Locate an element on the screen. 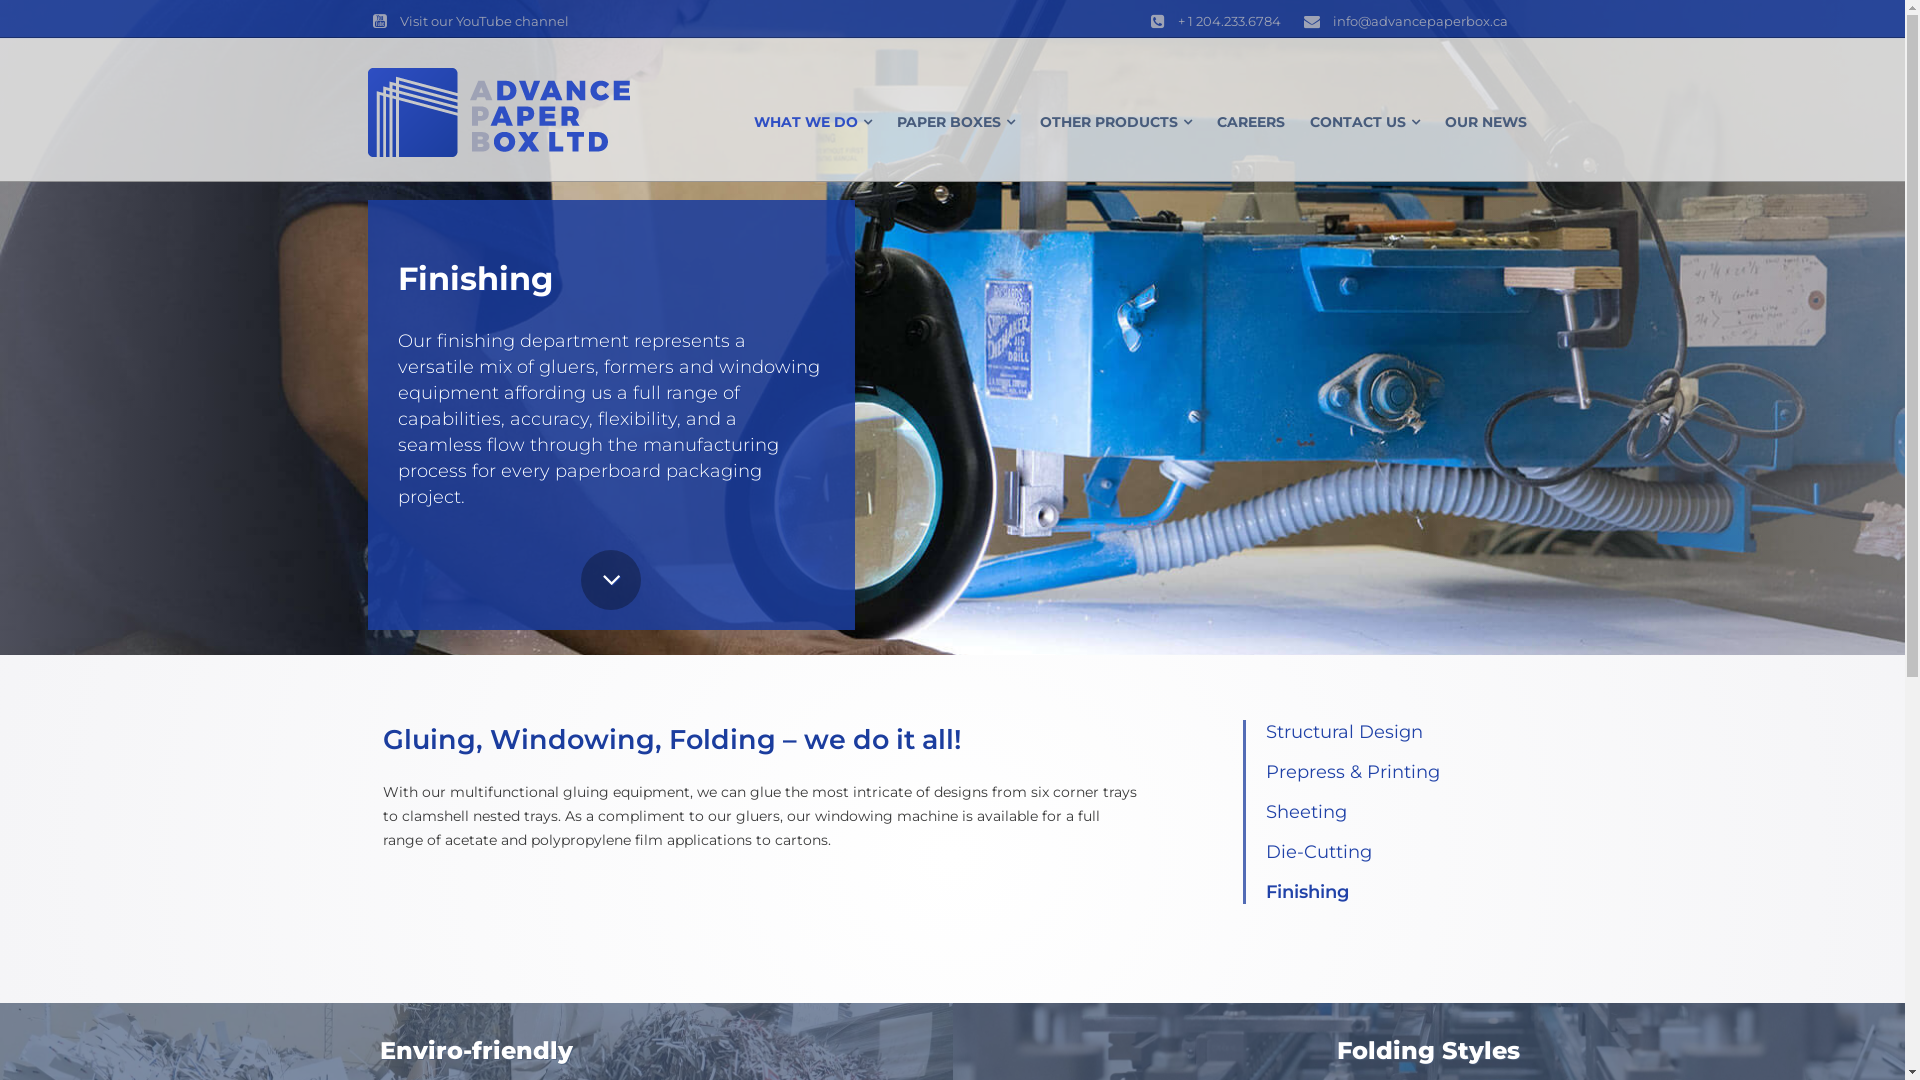 This screenshot has width=1920, height=1080. 'WHAT WE DO' is located at coordinates (812, 122).